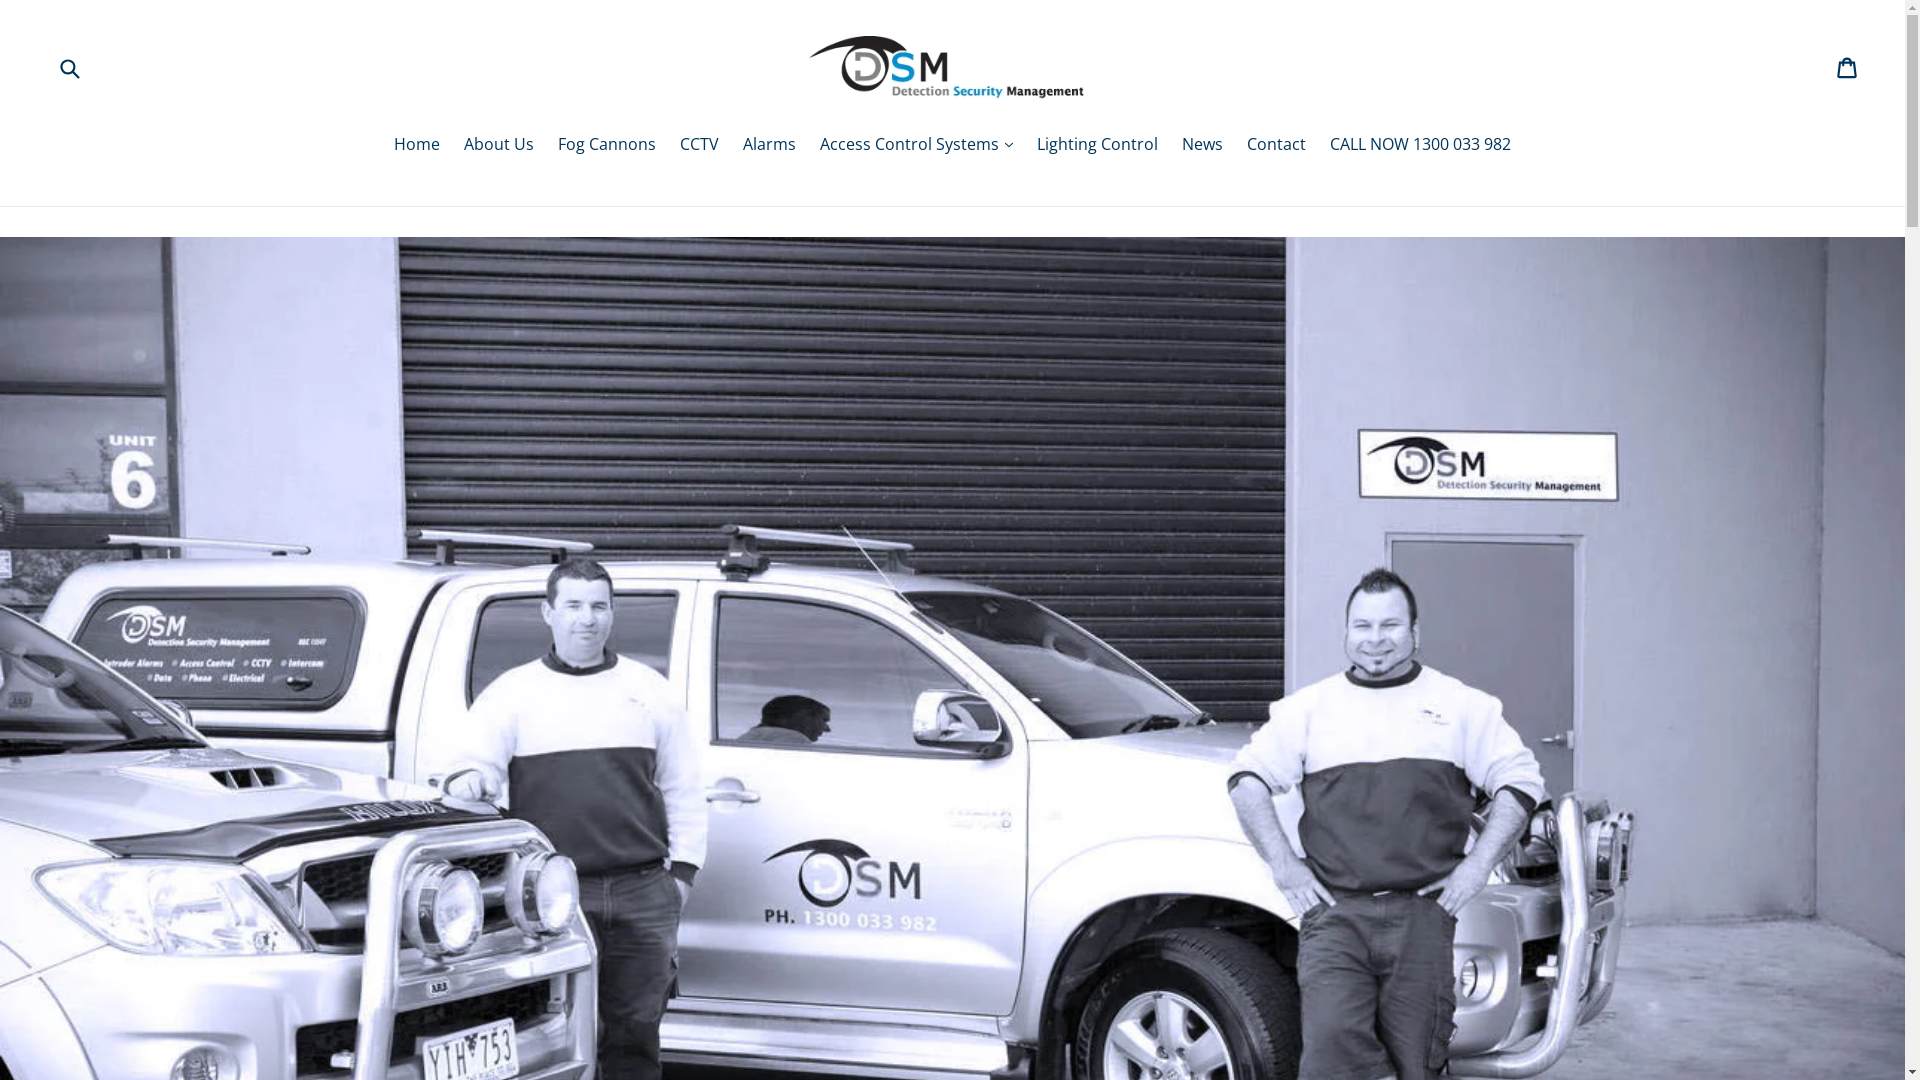 Image resolution: width=1920 pixels, height=1080 pixels. What do you see at coordinates (699, 144) in the screenshot?
I see `'CCTV'` at bounding box center [699, 144].